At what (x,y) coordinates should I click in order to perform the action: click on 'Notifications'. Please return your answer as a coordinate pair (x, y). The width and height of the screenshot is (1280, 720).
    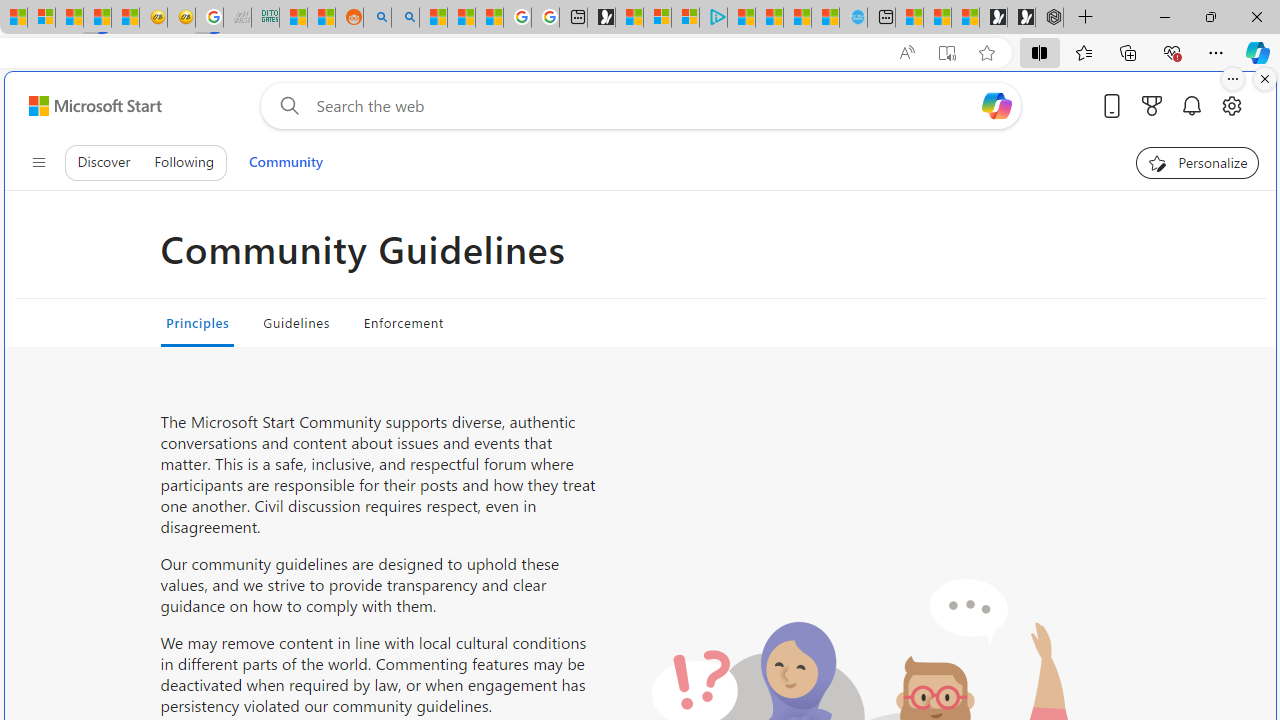
    Looking at the image, I should click on (1192, 105).